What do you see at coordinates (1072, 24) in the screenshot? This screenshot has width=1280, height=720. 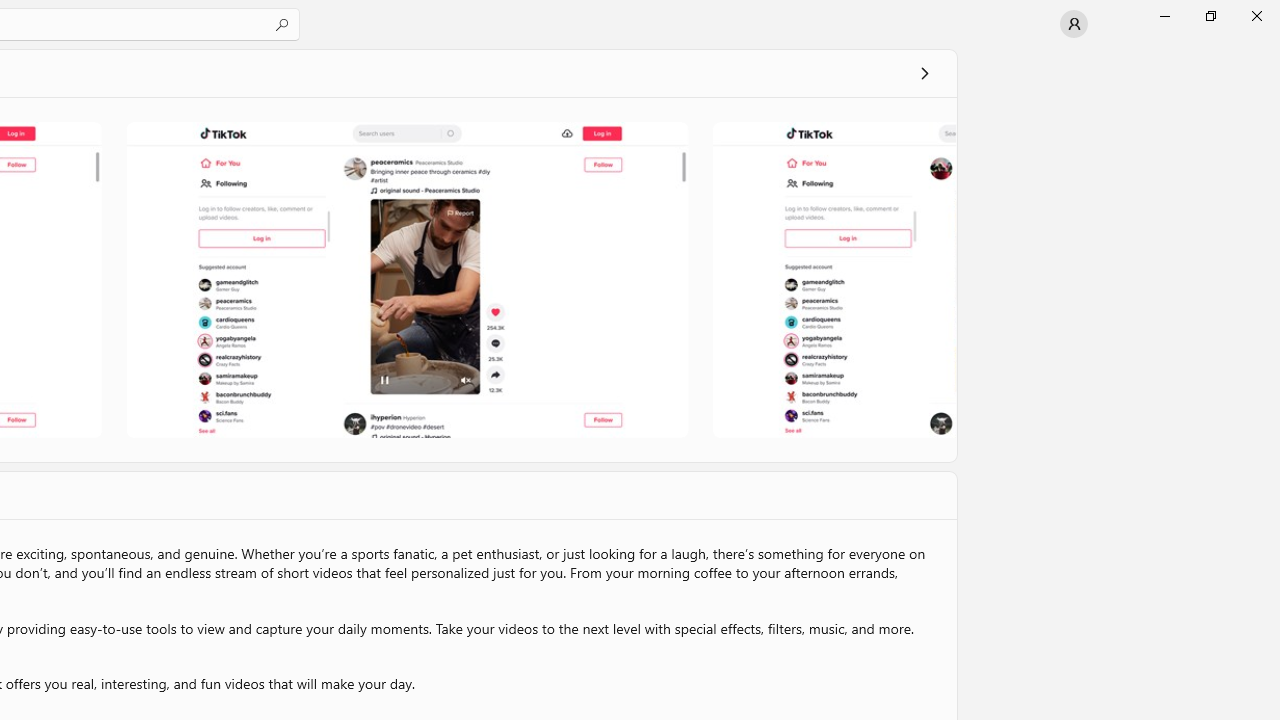 I see `'User profile'` at bounding box center [1072, 24].